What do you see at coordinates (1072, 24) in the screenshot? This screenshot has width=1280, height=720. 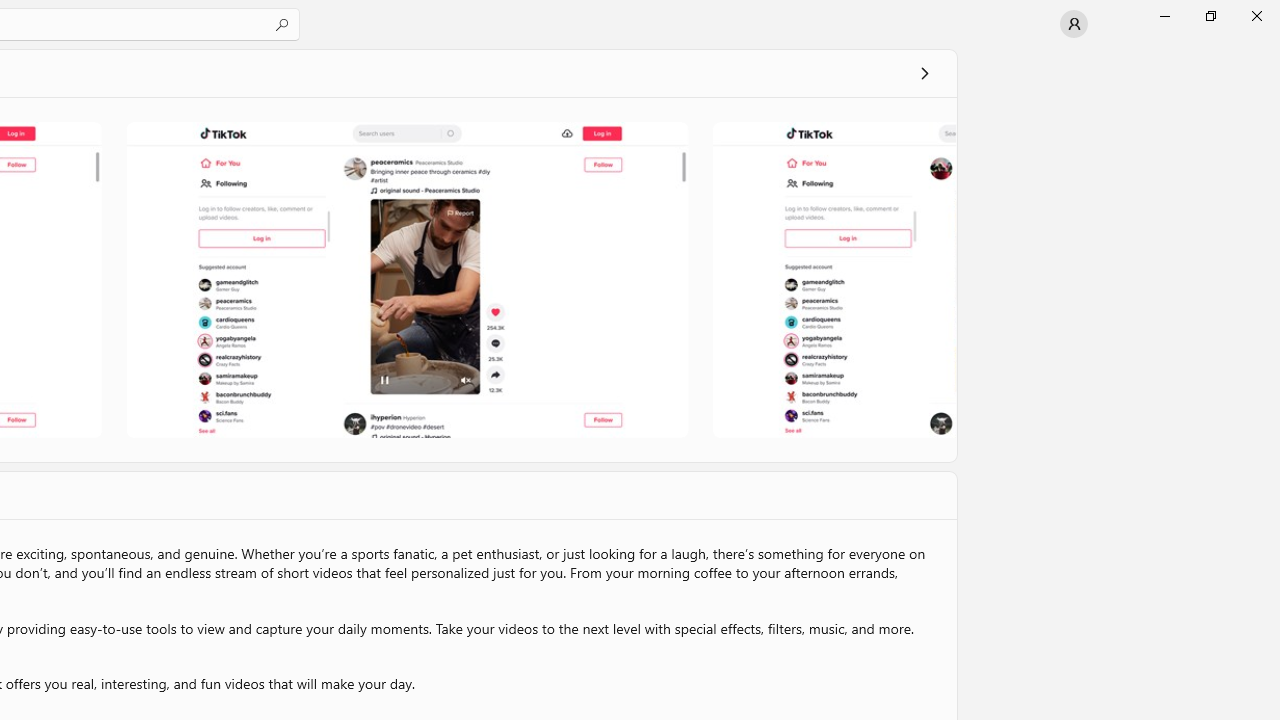 I see `'User profile'` at bounding box center [1072, 24].